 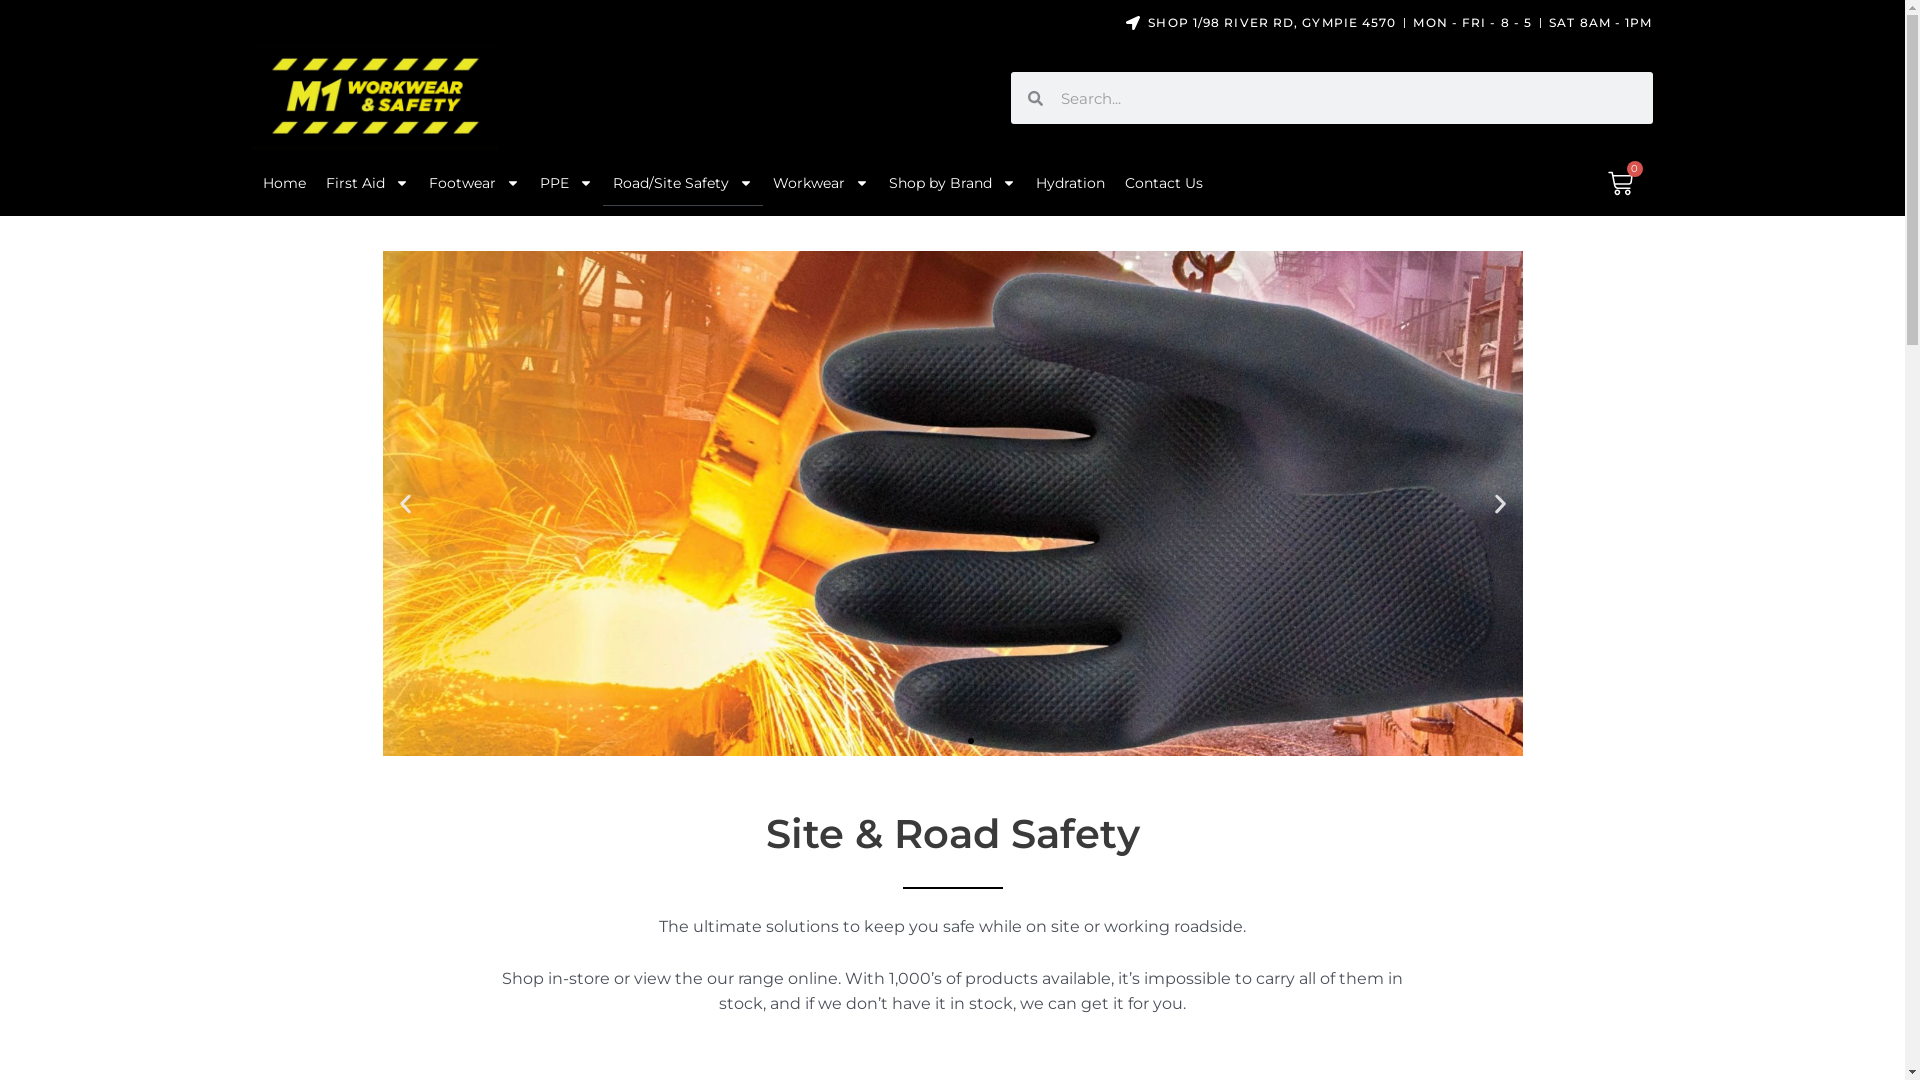 I want to click on 'Hydration', so click(x=1069, y=182).